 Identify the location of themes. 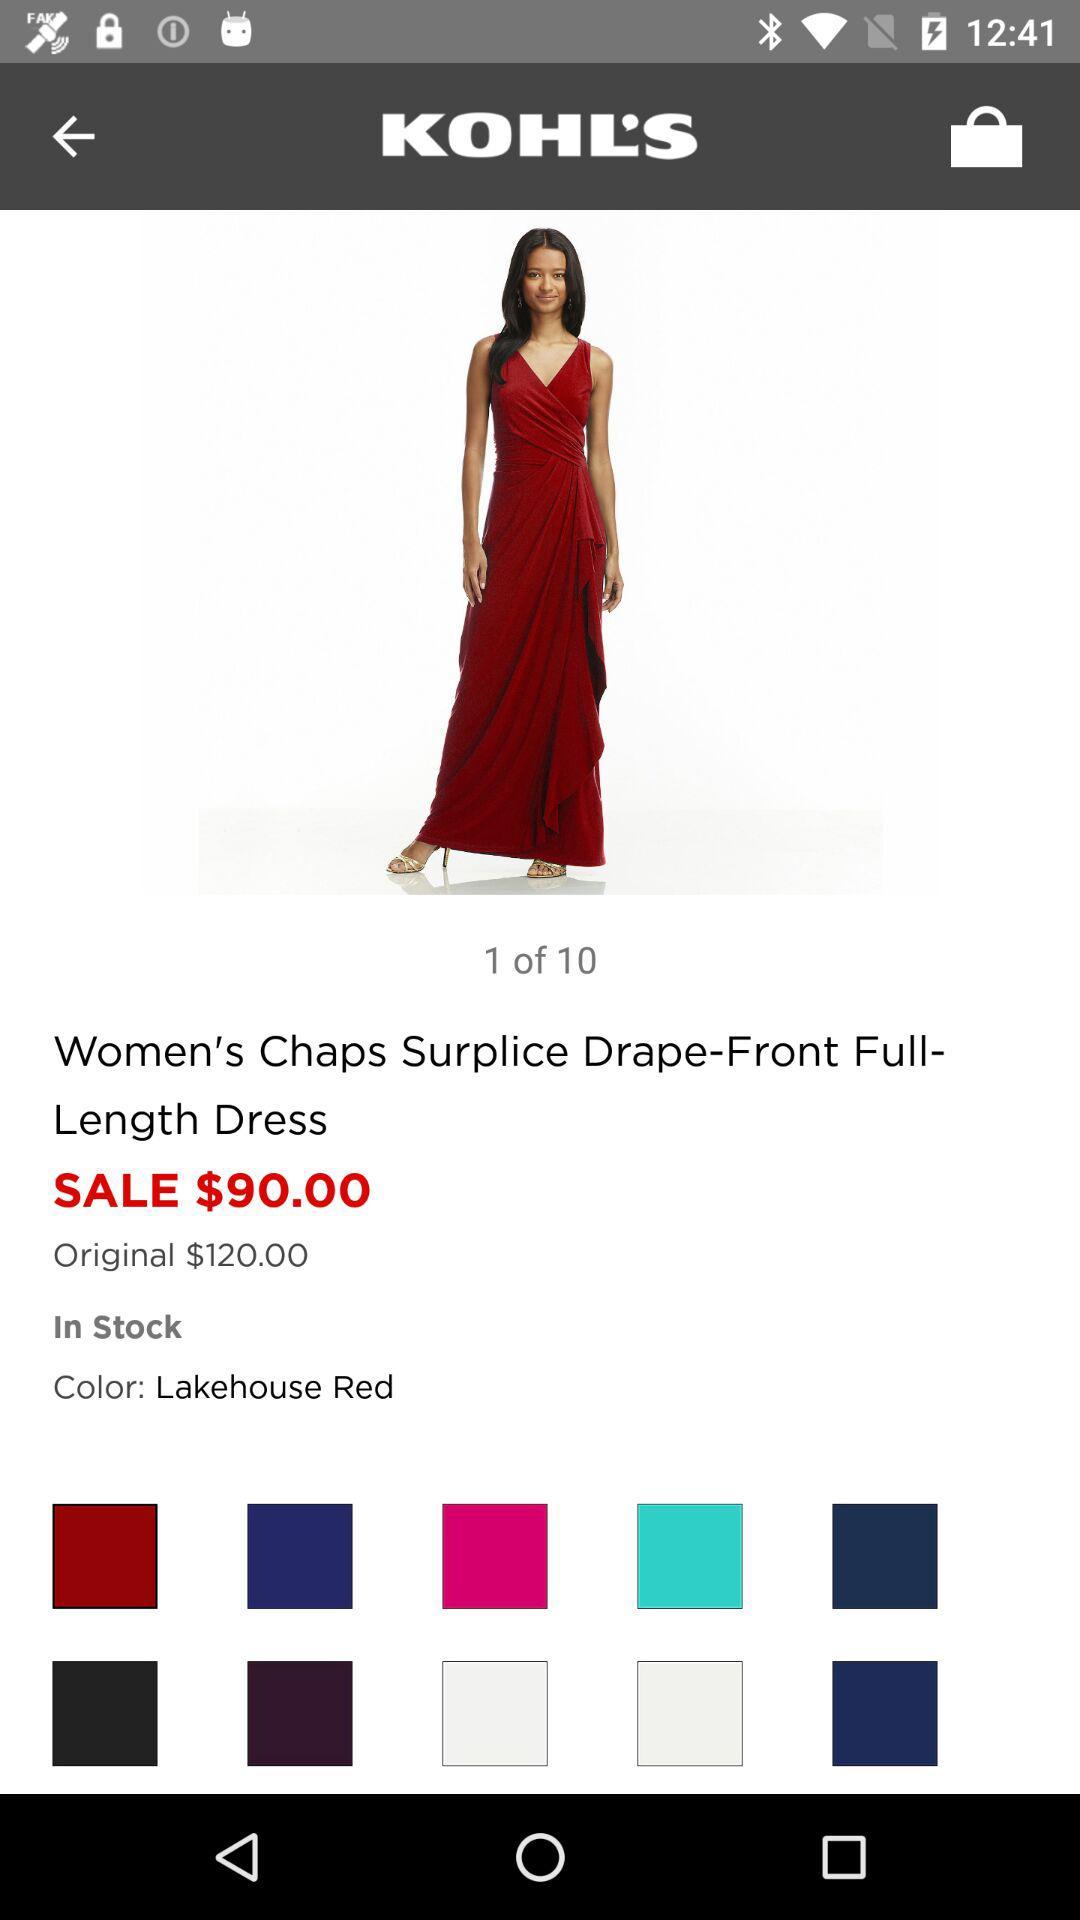
(883, 1555).